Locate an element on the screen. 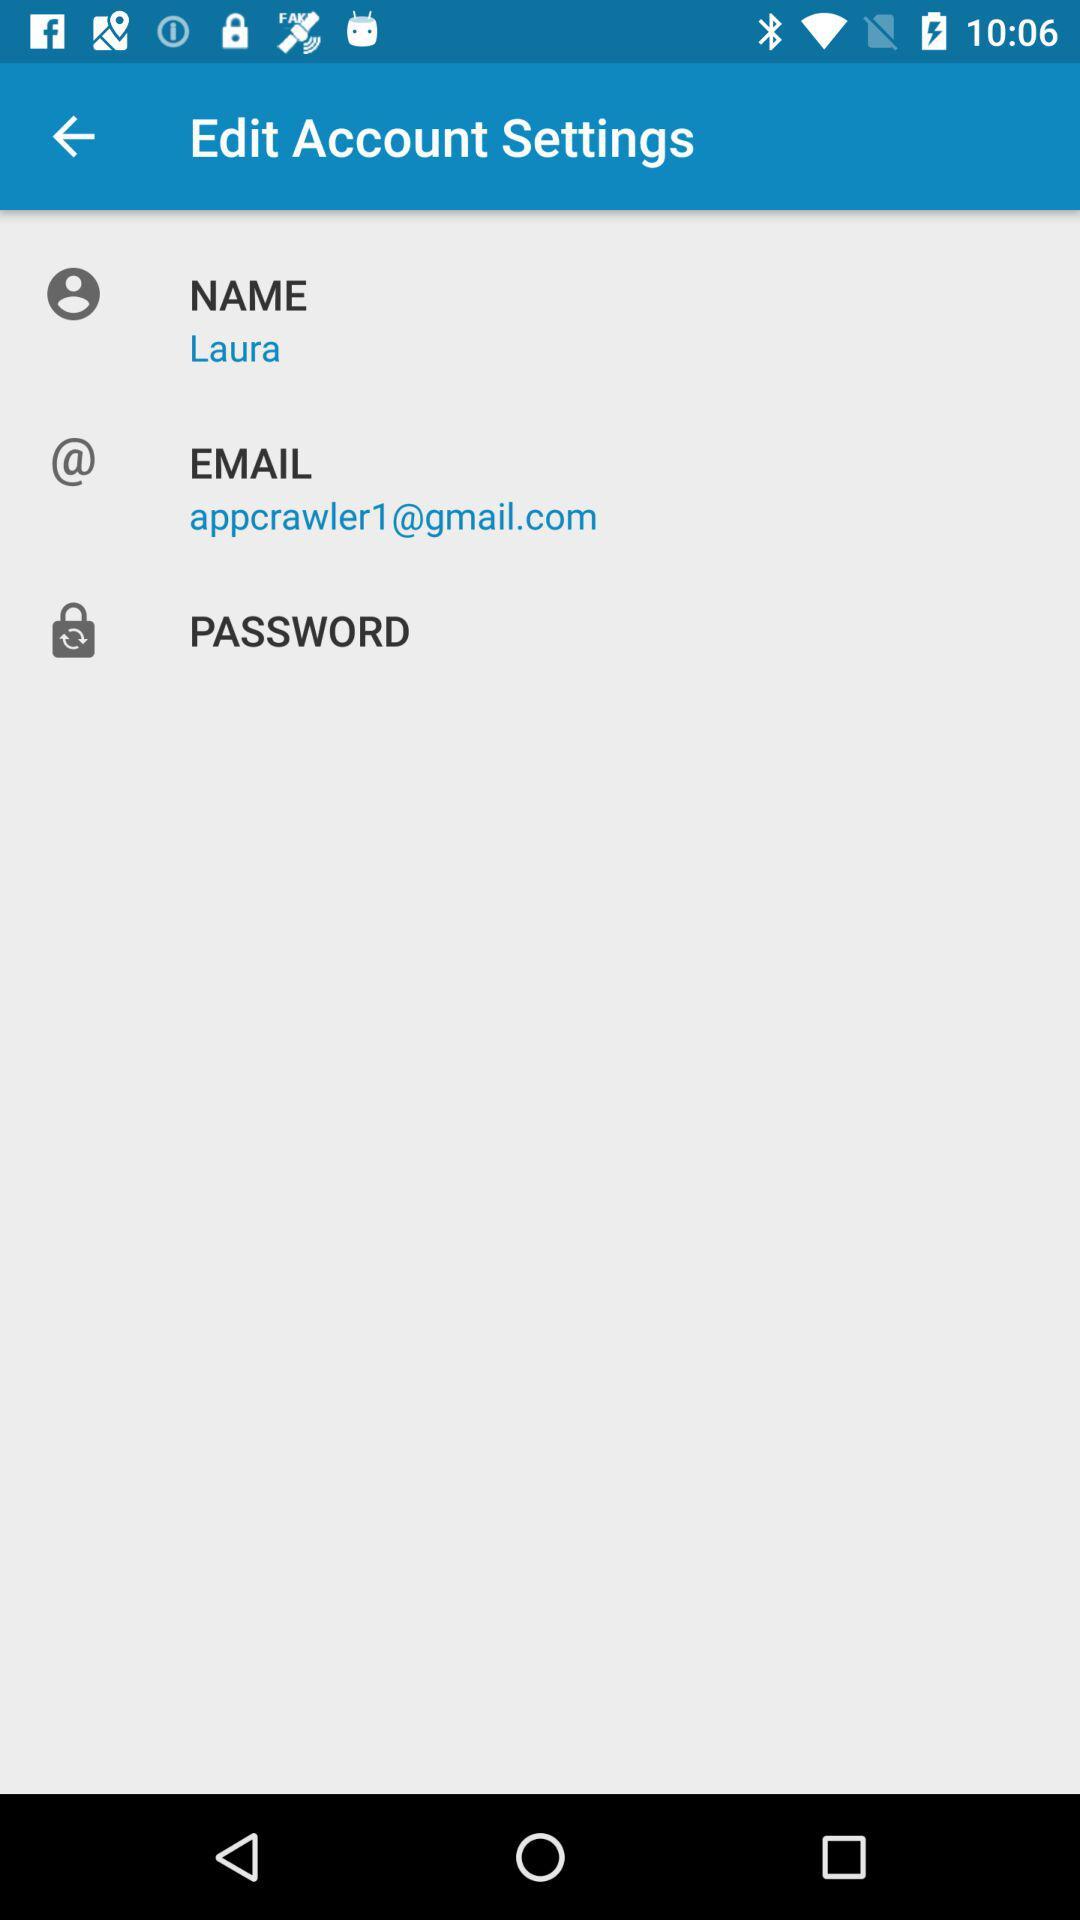 This screenshot has height=1920, width=1080. the icon to the left of edit account settings item is located at coordinates (72, 135).